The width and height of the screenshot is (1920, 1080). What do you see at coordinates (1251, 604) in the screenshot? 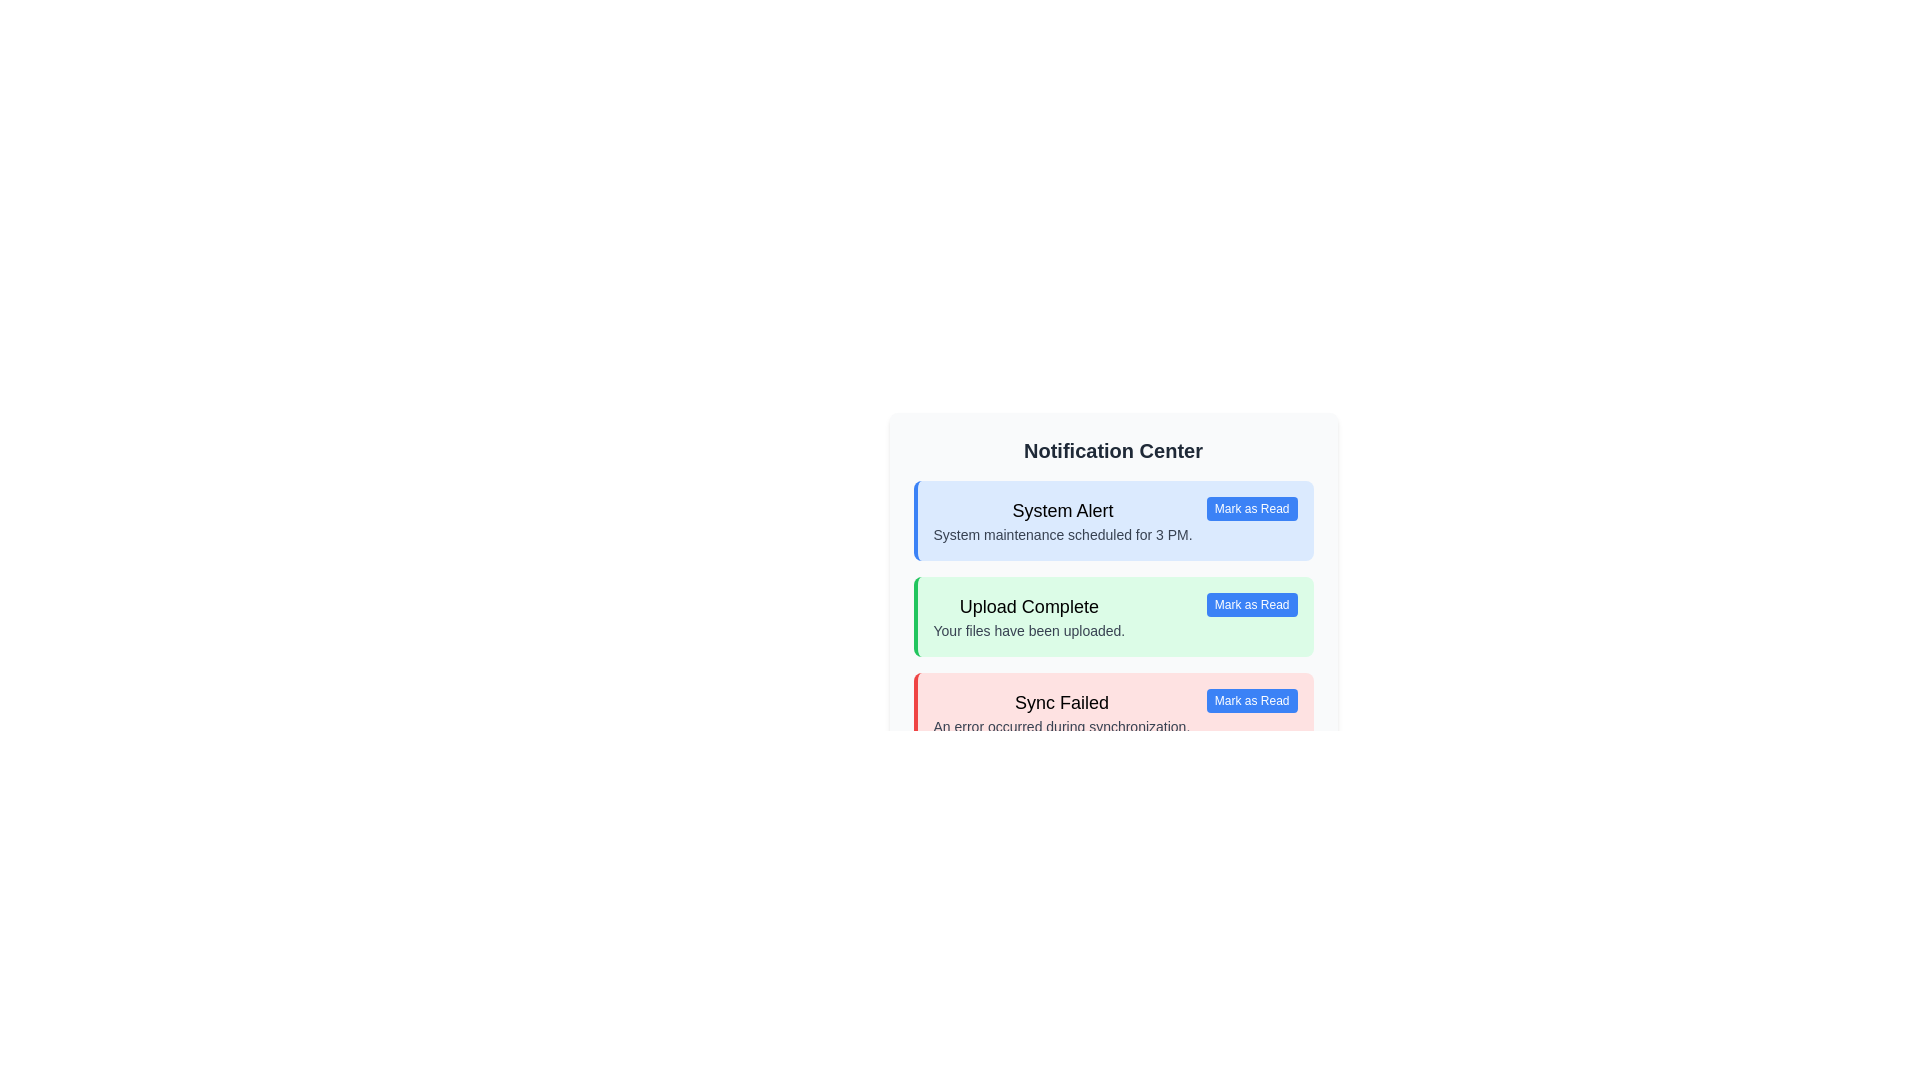
I see `the 'Mark as Read' button, which has a blue background and white text, to observe its color change` at bounding box center [1251, 604].